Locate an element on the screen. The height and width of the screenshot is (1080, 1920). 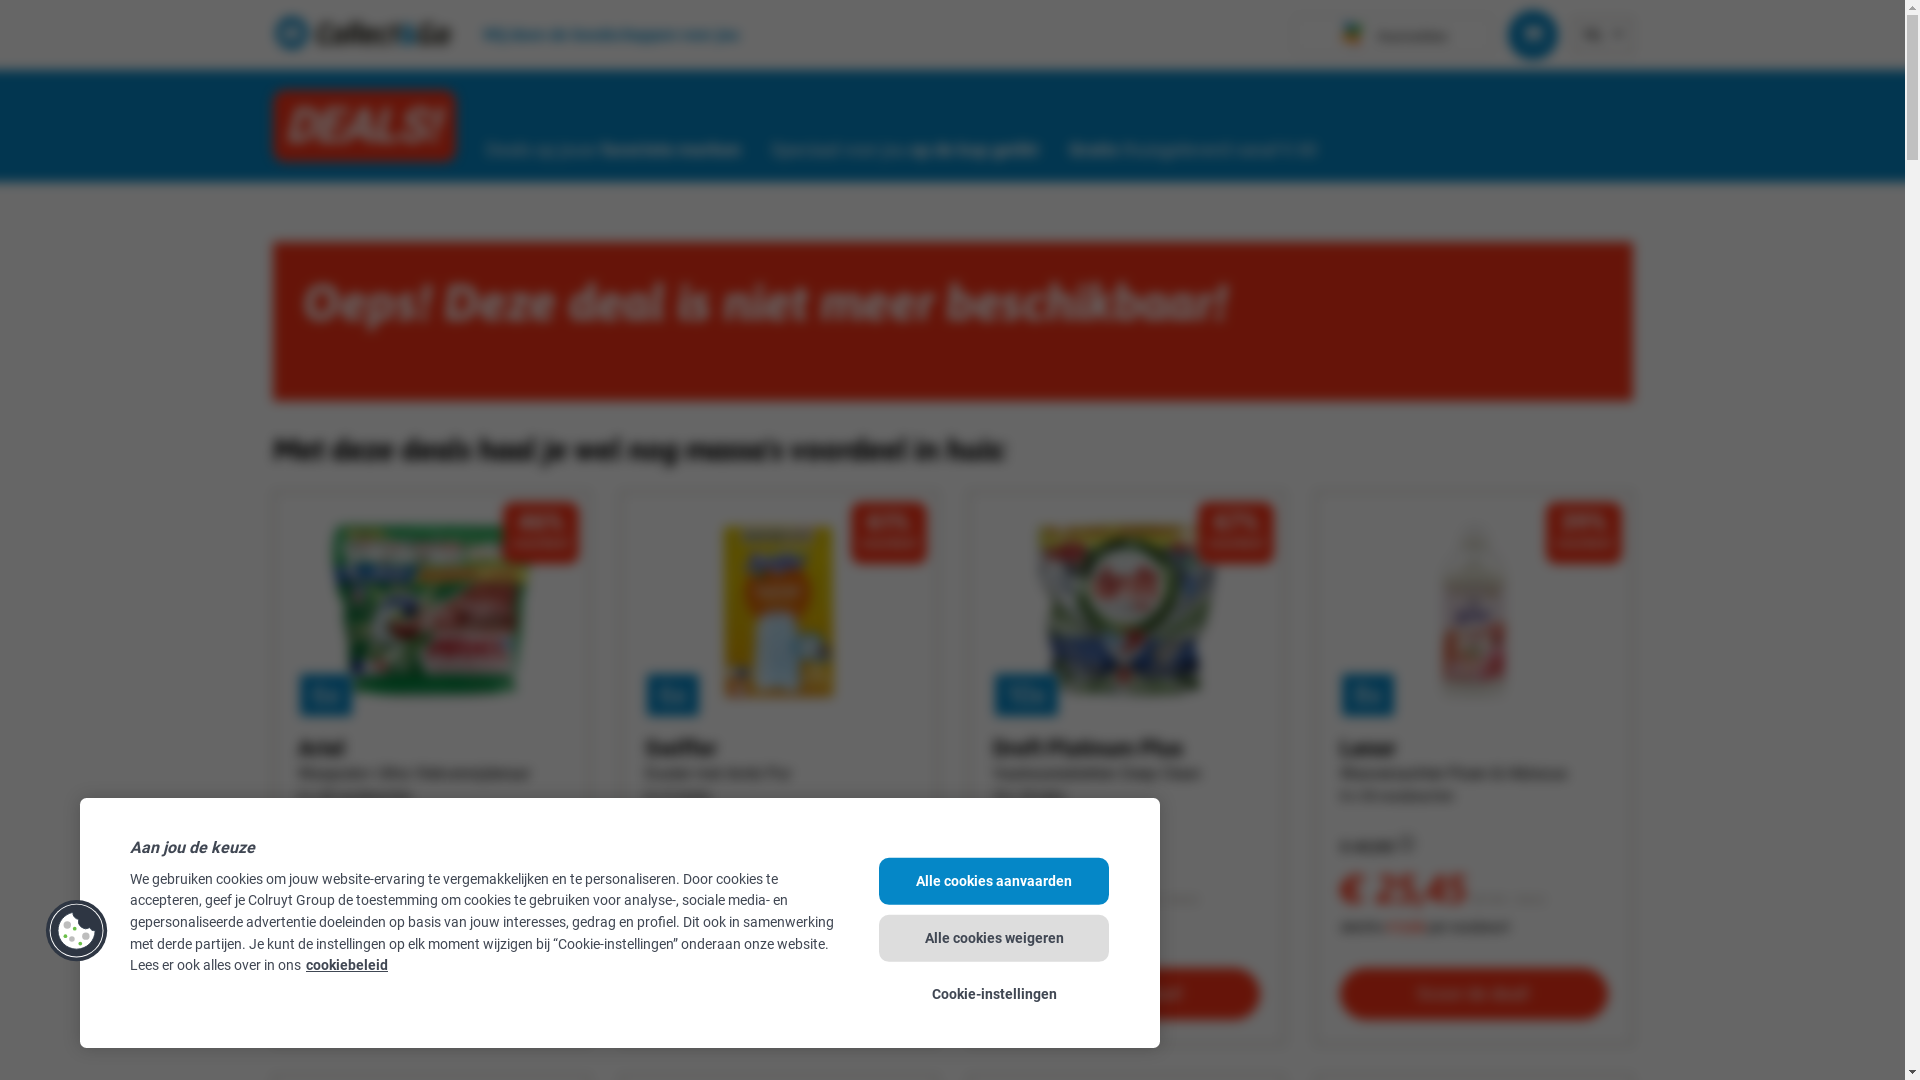
'Alle cookies aanvaarden' is located at coordinates (993, 880).